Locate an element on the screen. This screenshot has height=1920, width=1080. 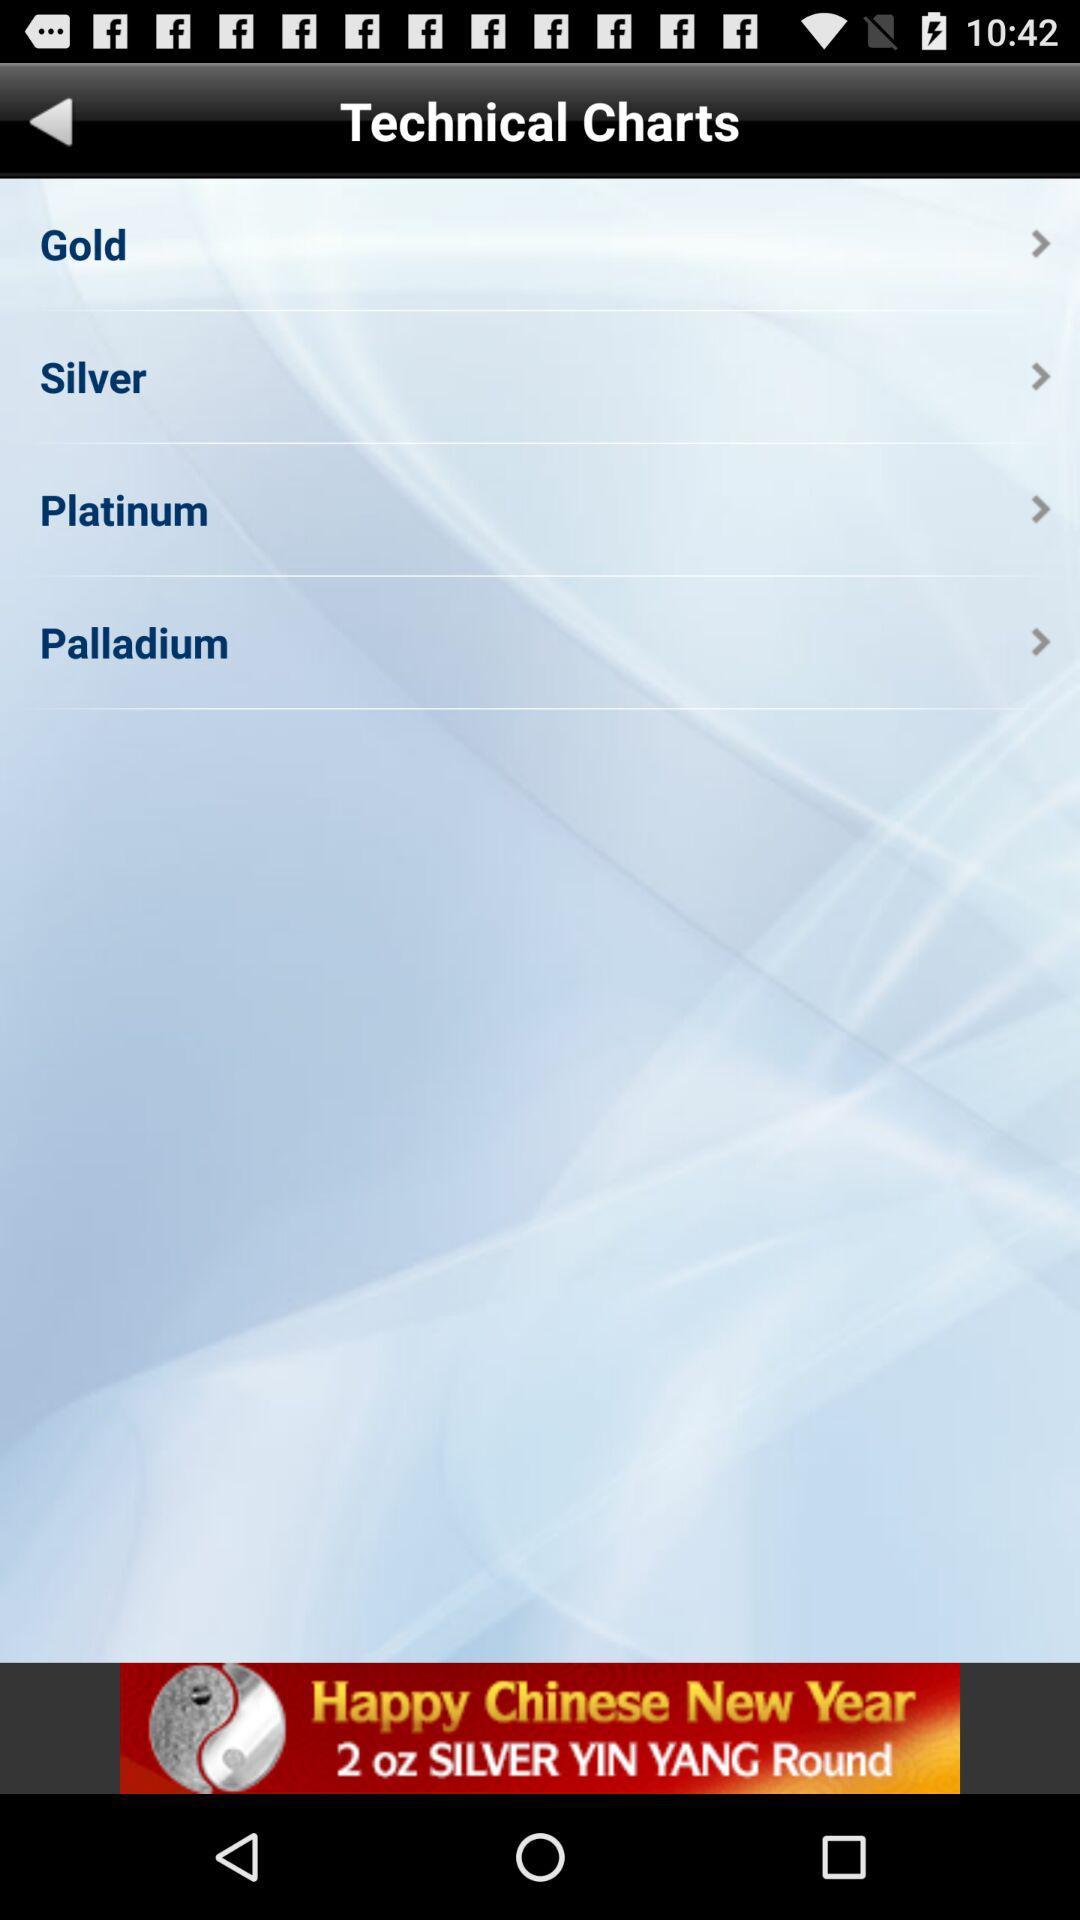
icon on the left is located at coordinates (134, 642).